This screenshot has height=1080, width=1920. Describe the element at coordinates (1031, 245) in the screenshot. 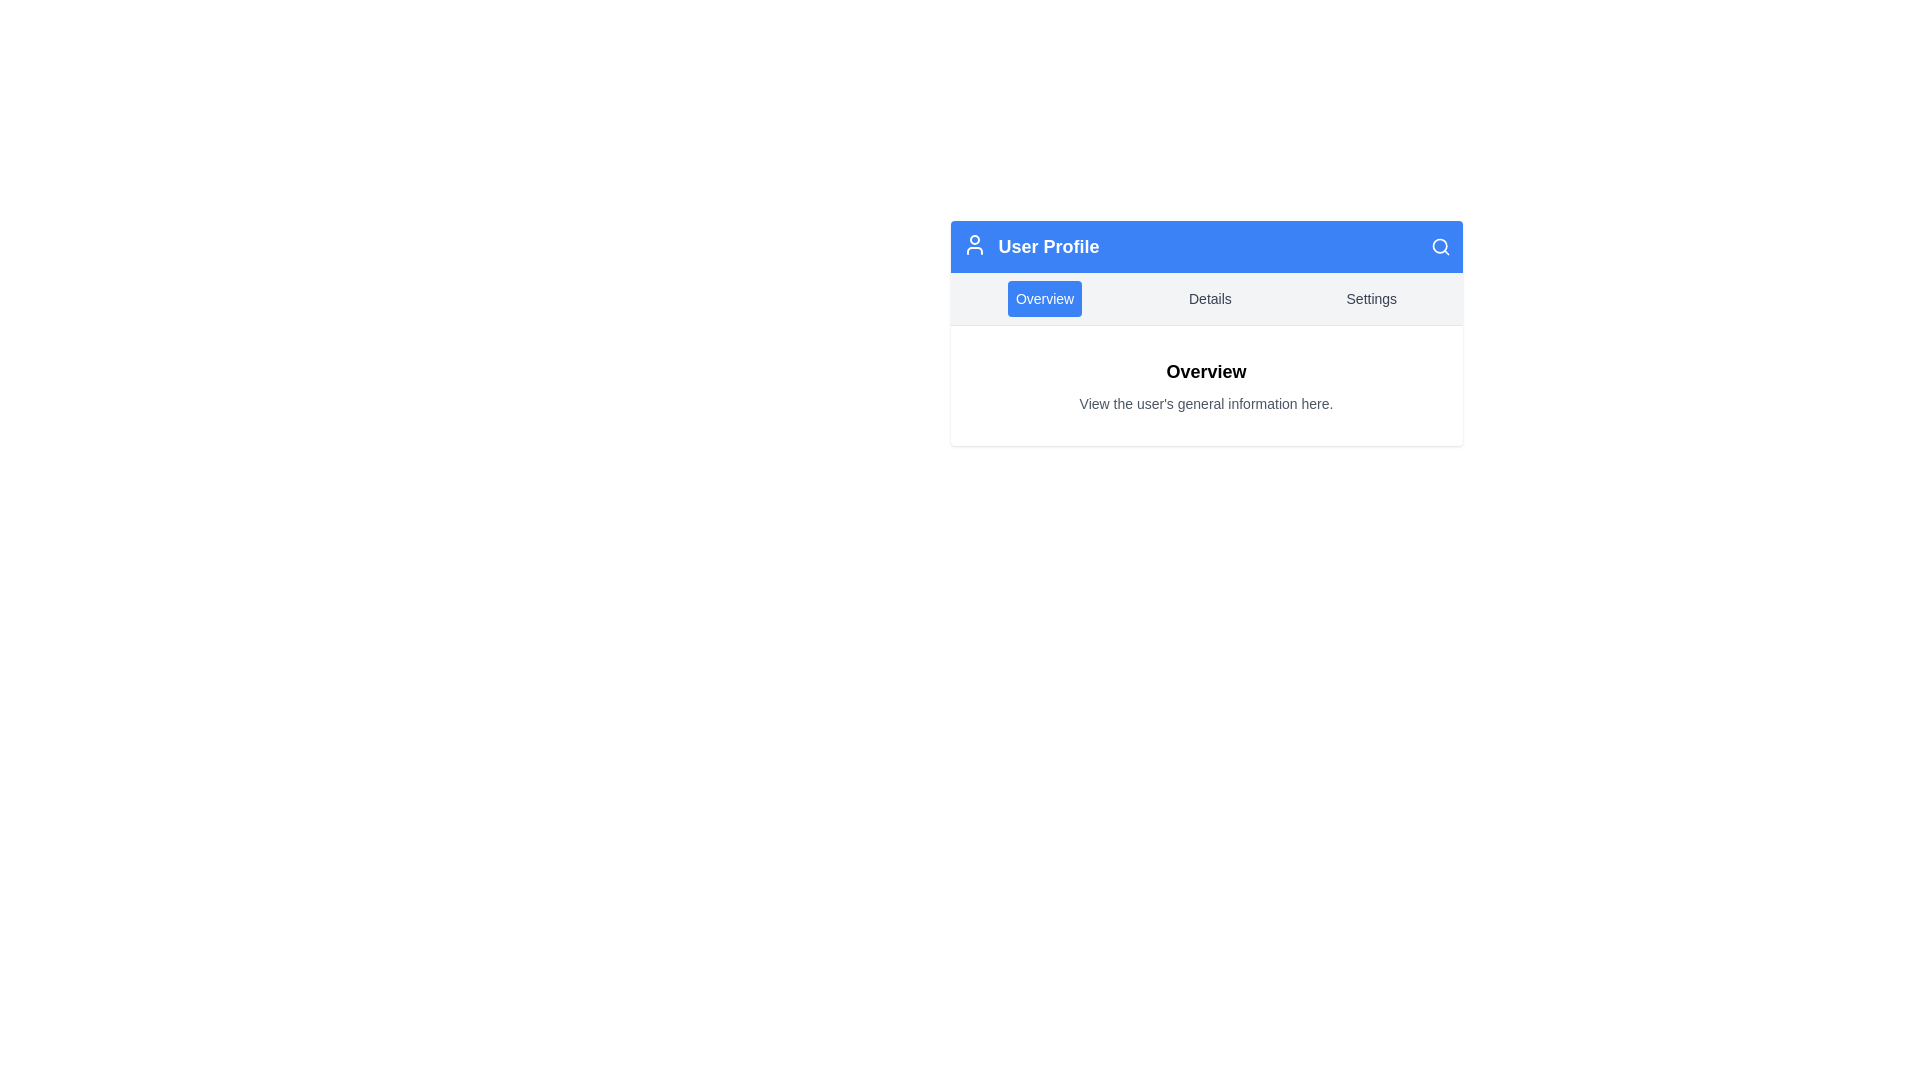

I see `the 'User Profile' text label in the top left section of the blue header bar to interact with the profile section` at that location.